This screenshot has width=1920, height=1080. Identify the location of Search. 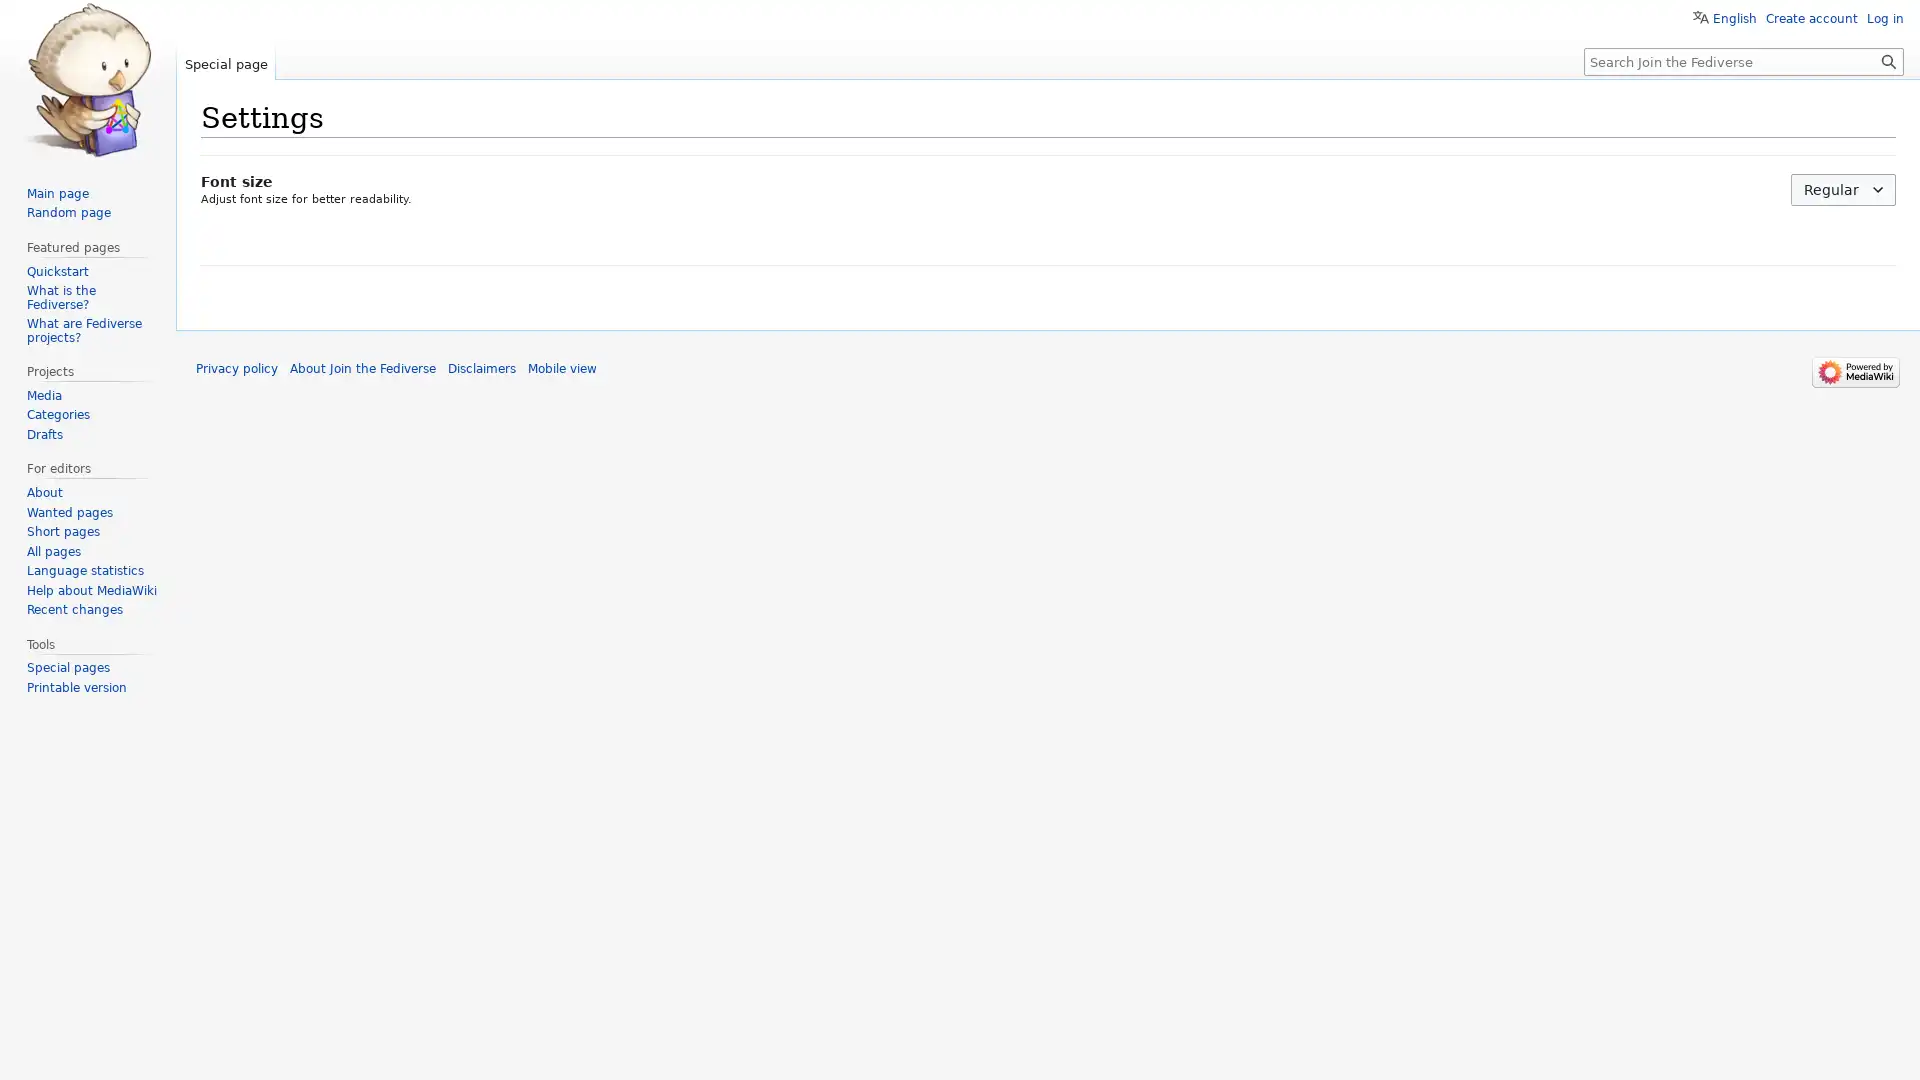
(1888, 60).